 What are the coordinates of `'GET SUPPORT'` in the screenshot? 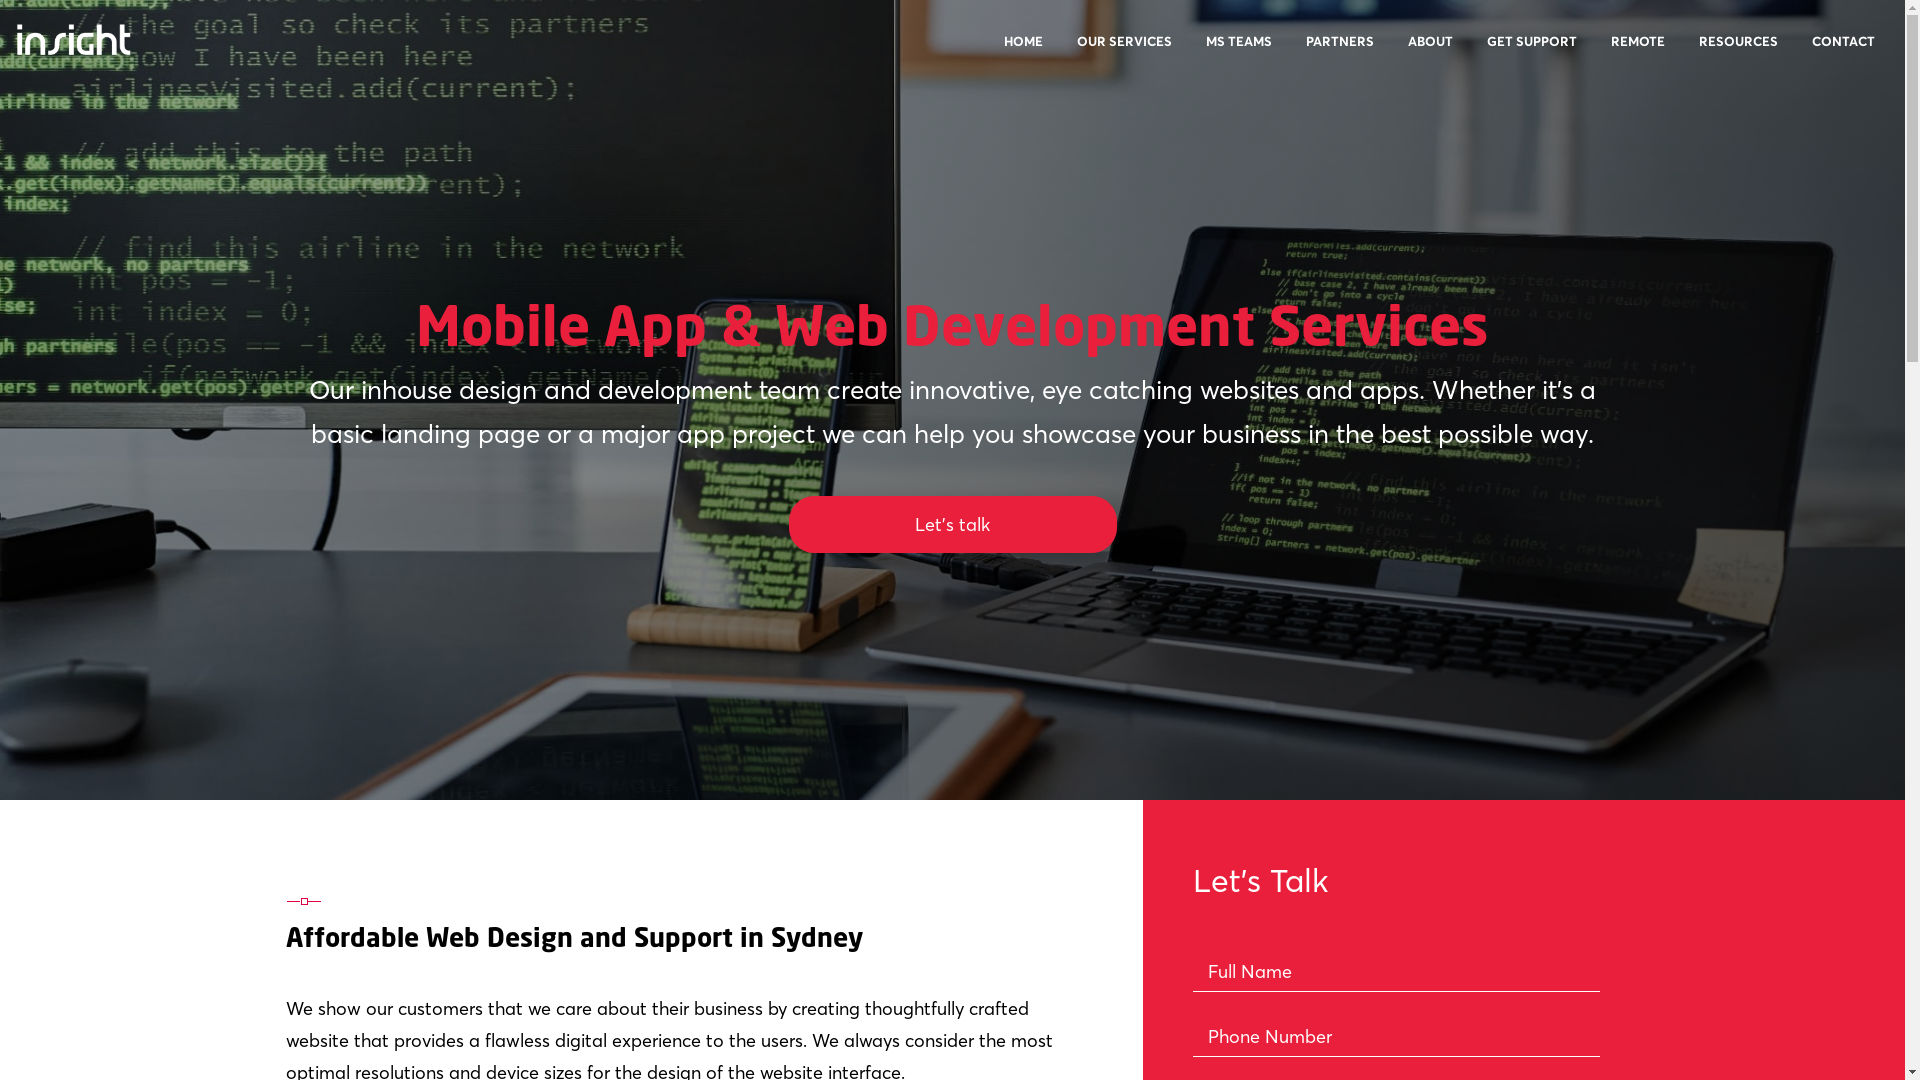 It's located at (1530, 52).